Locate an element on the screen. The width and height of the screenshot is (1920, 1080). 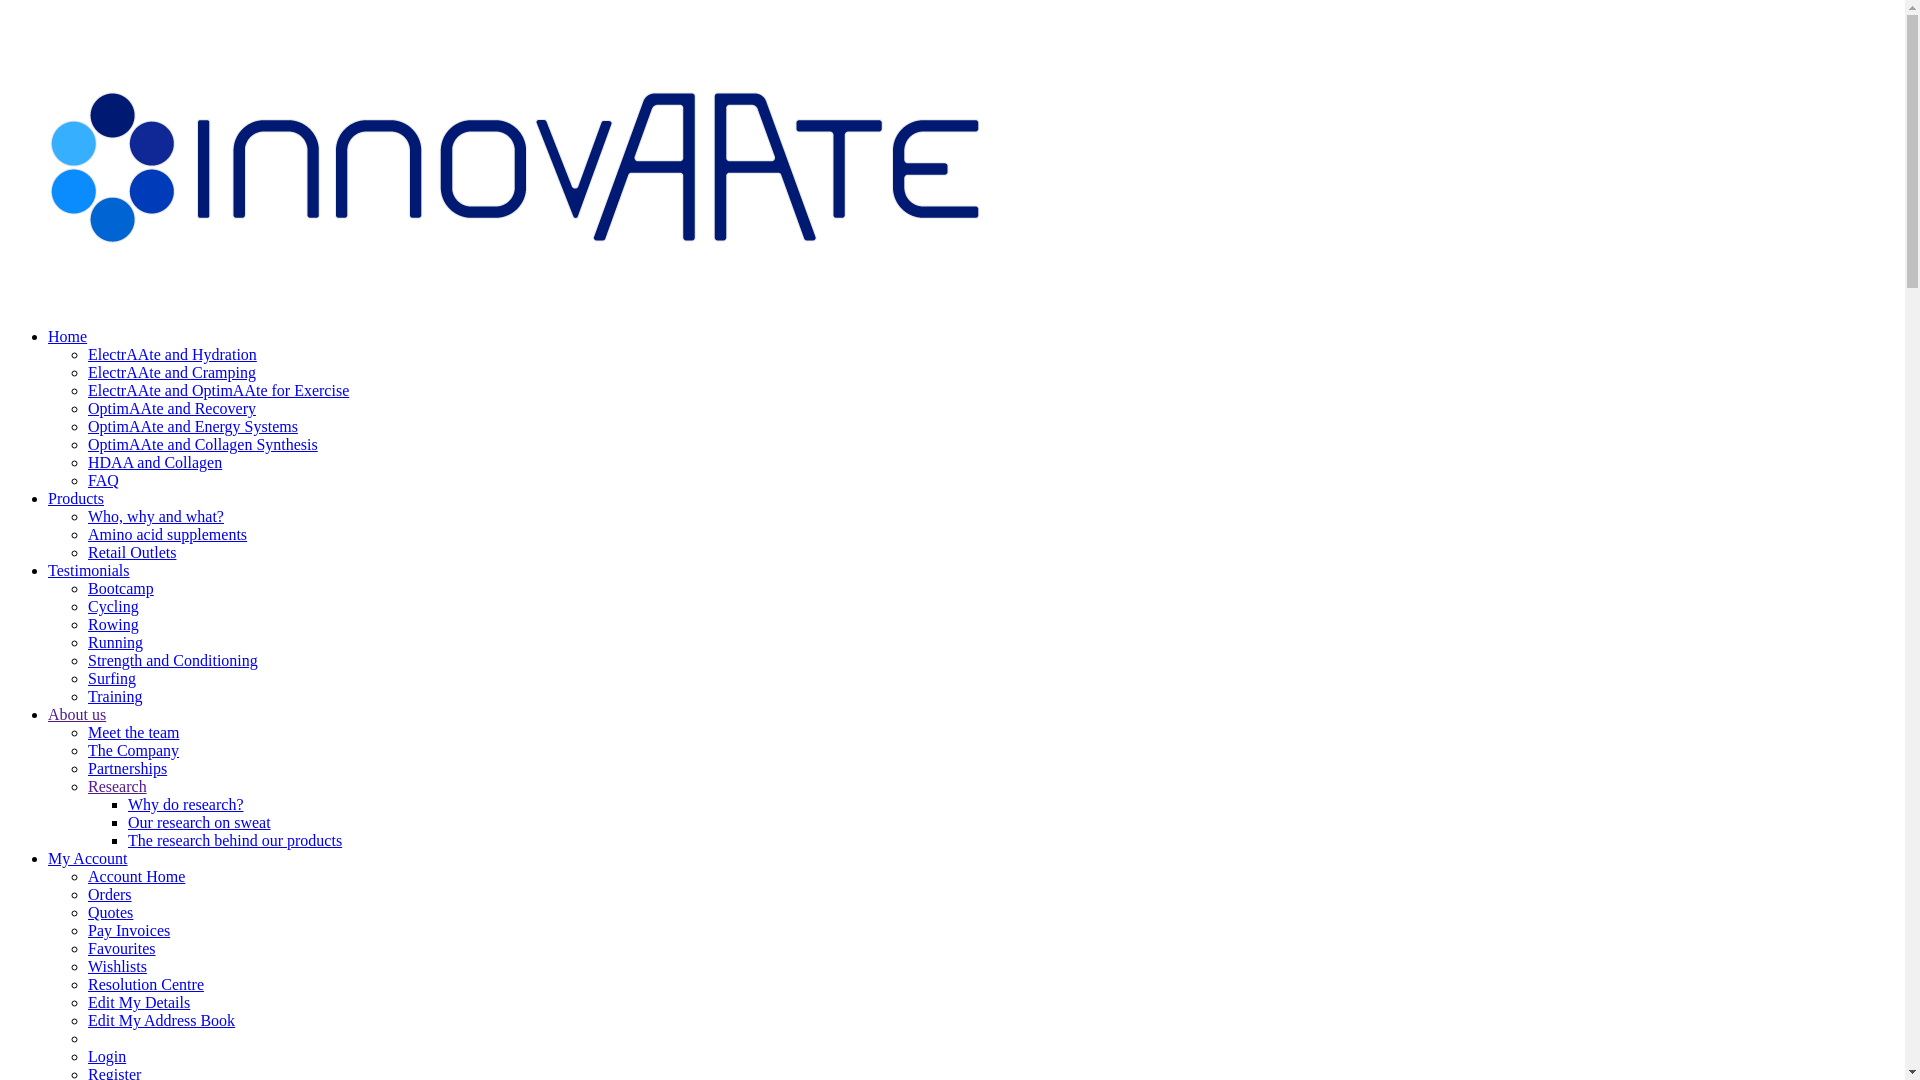
'Rowing' is located at coordinates (86, 623).